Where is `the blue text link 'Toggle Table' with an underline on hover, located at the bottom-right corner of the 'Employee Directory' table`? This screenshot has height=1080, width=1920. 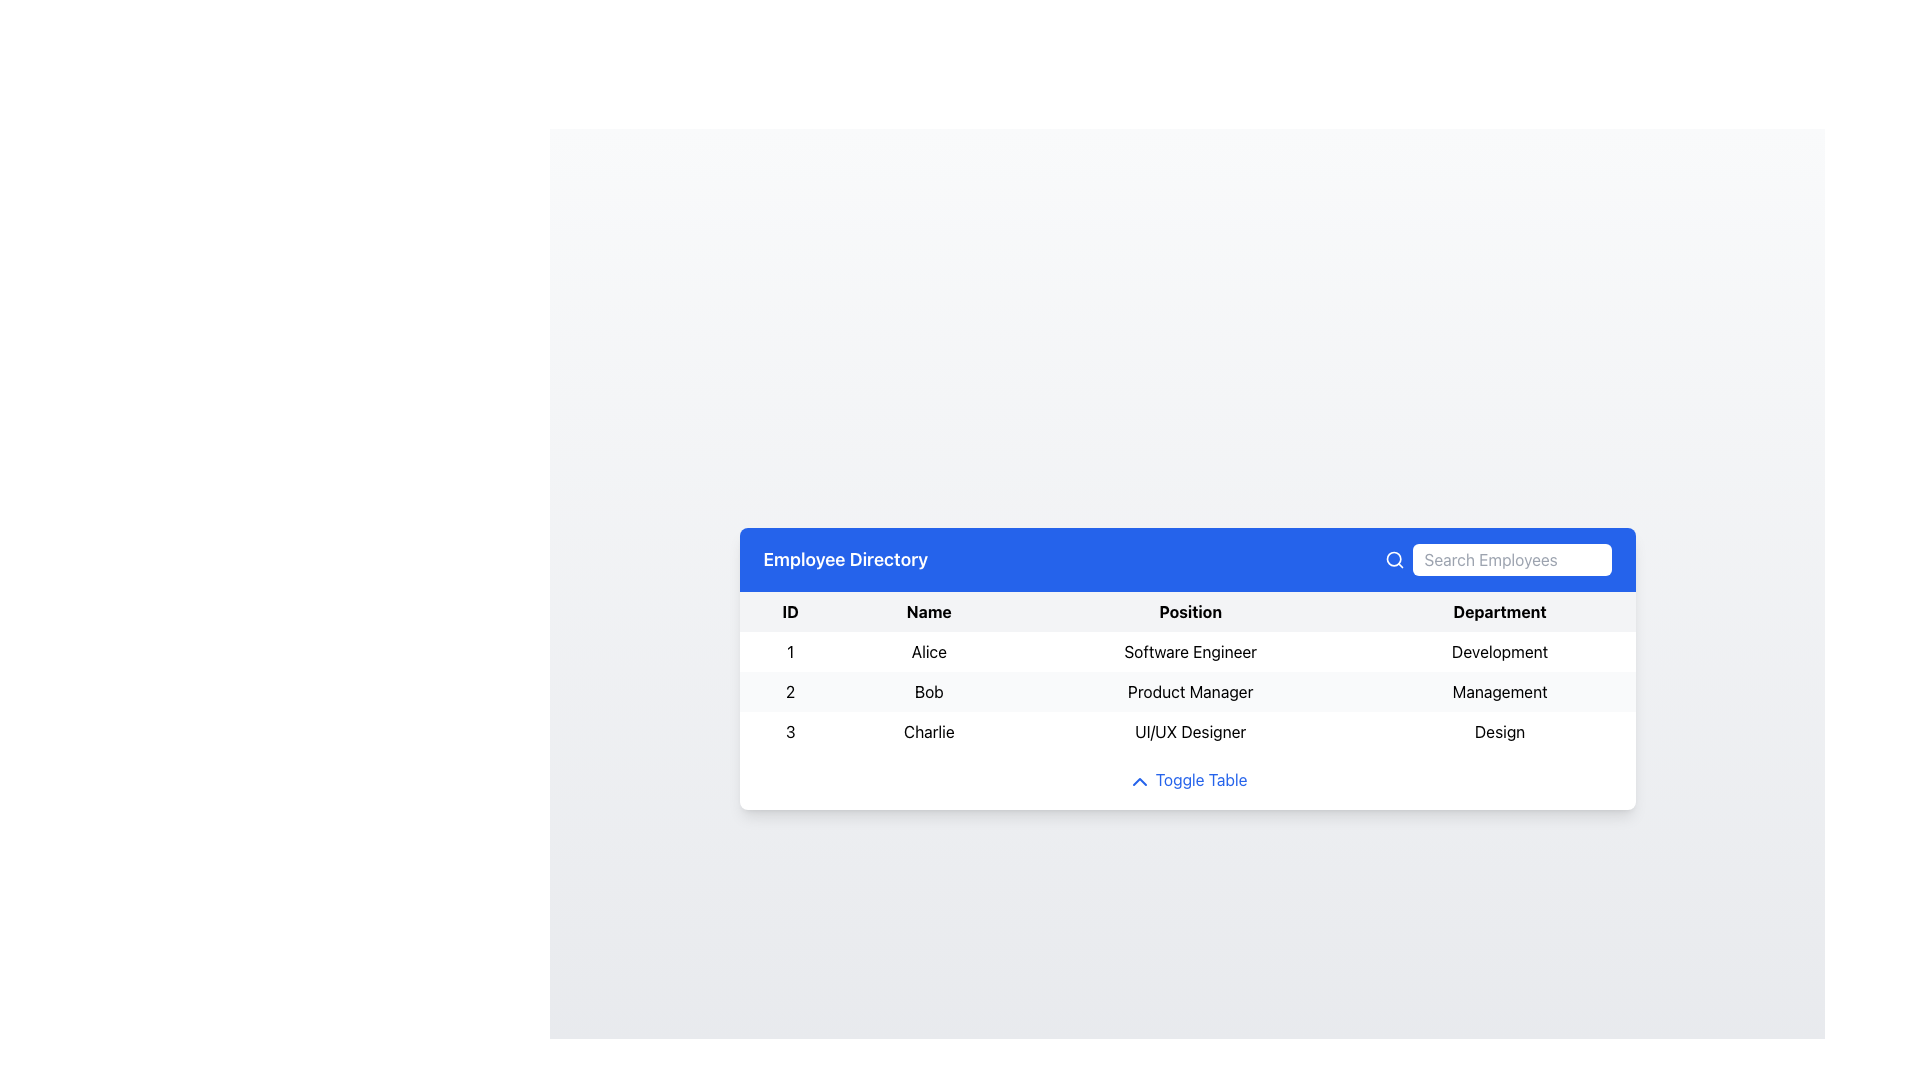 the blue text link 'Toggle Table' with an underline on hover, located at the bottom-right corner of the 'Employee Directory' table is located at coordinates (1187, 779).